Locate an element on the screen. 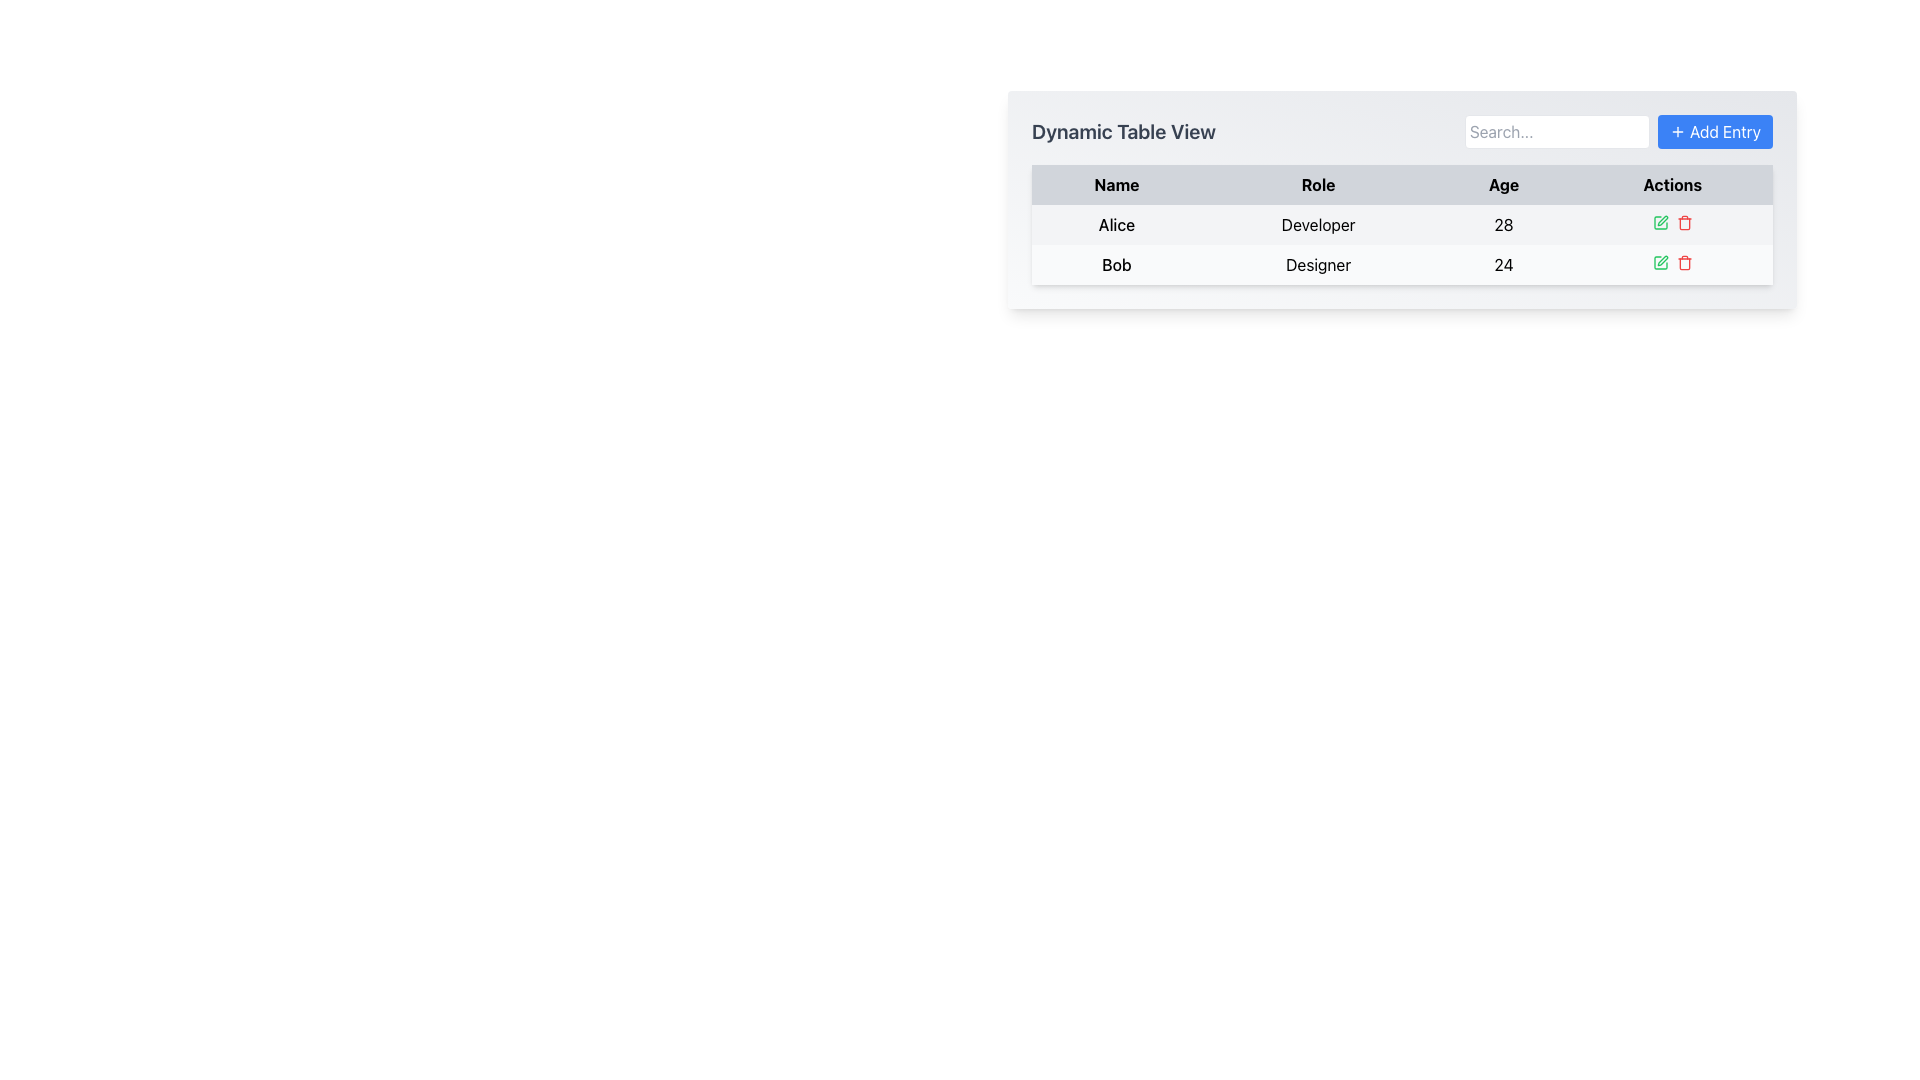  the 'Age' label, which is the third header in a tabular layout, located between 'Role' and 'Actions' is located at coordinates (1504, 185).